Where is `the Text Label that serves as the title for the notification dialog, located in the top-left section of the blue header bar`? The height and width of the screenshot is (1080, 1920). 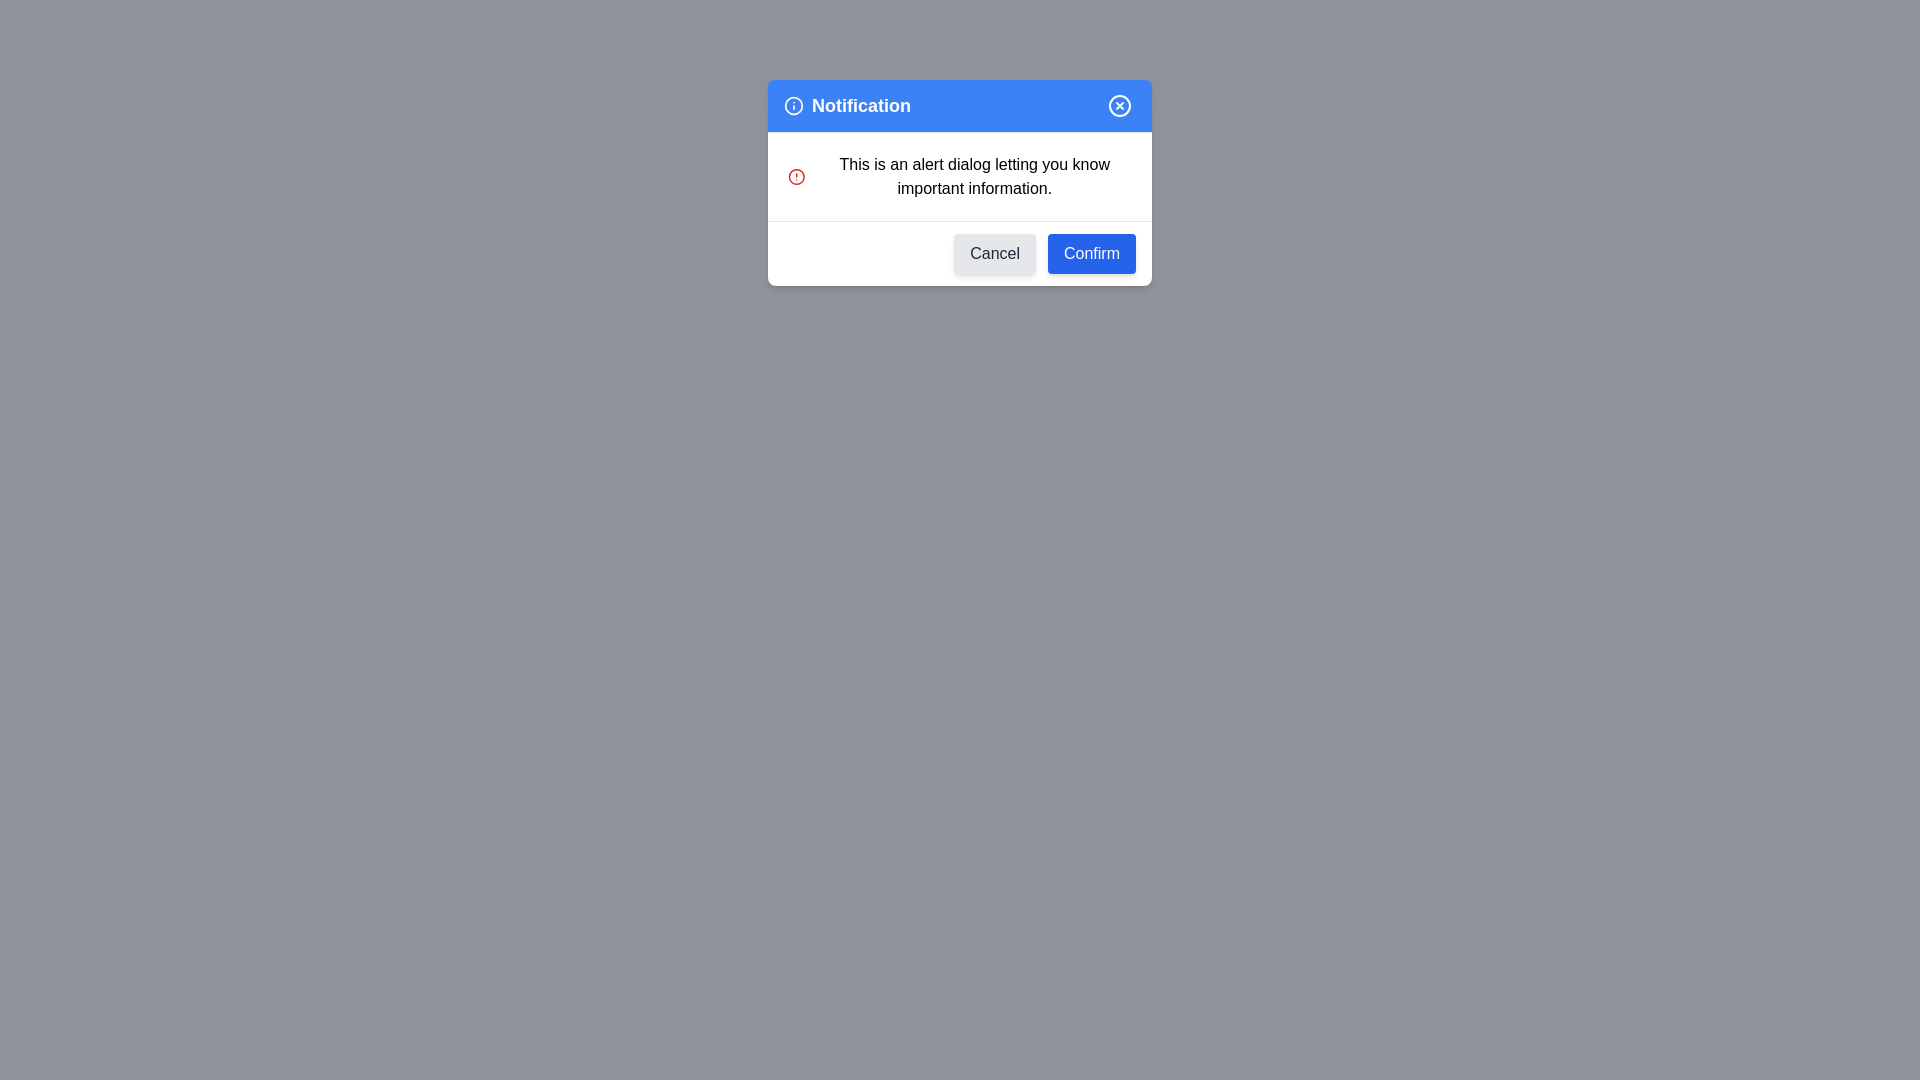
the Text Label that serves as the title for the notification dialog, located in the top-left section of the blue header bar is located at coordinates (847, 105).